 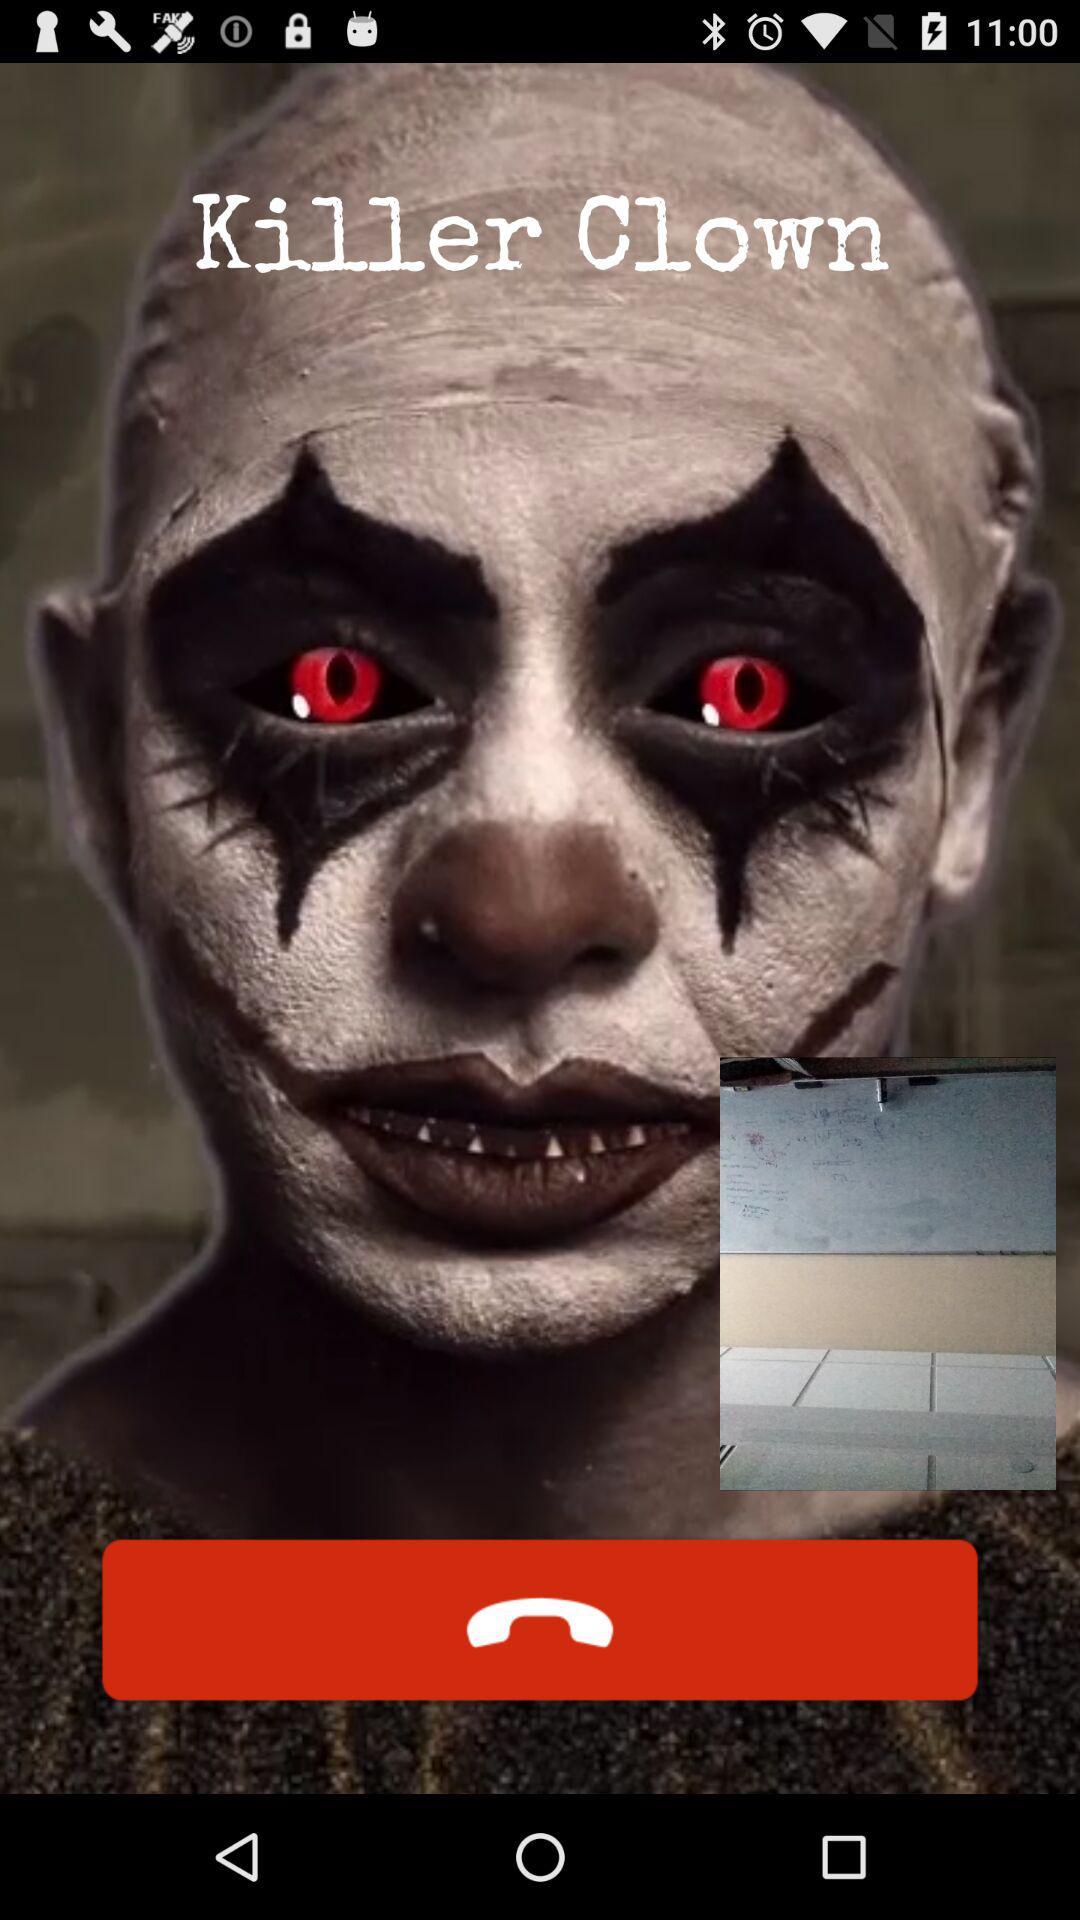 What do you see at coordinates (540, 1620) in the screenshot?
I see `hang up the call` at bounding box center [540, 1620].